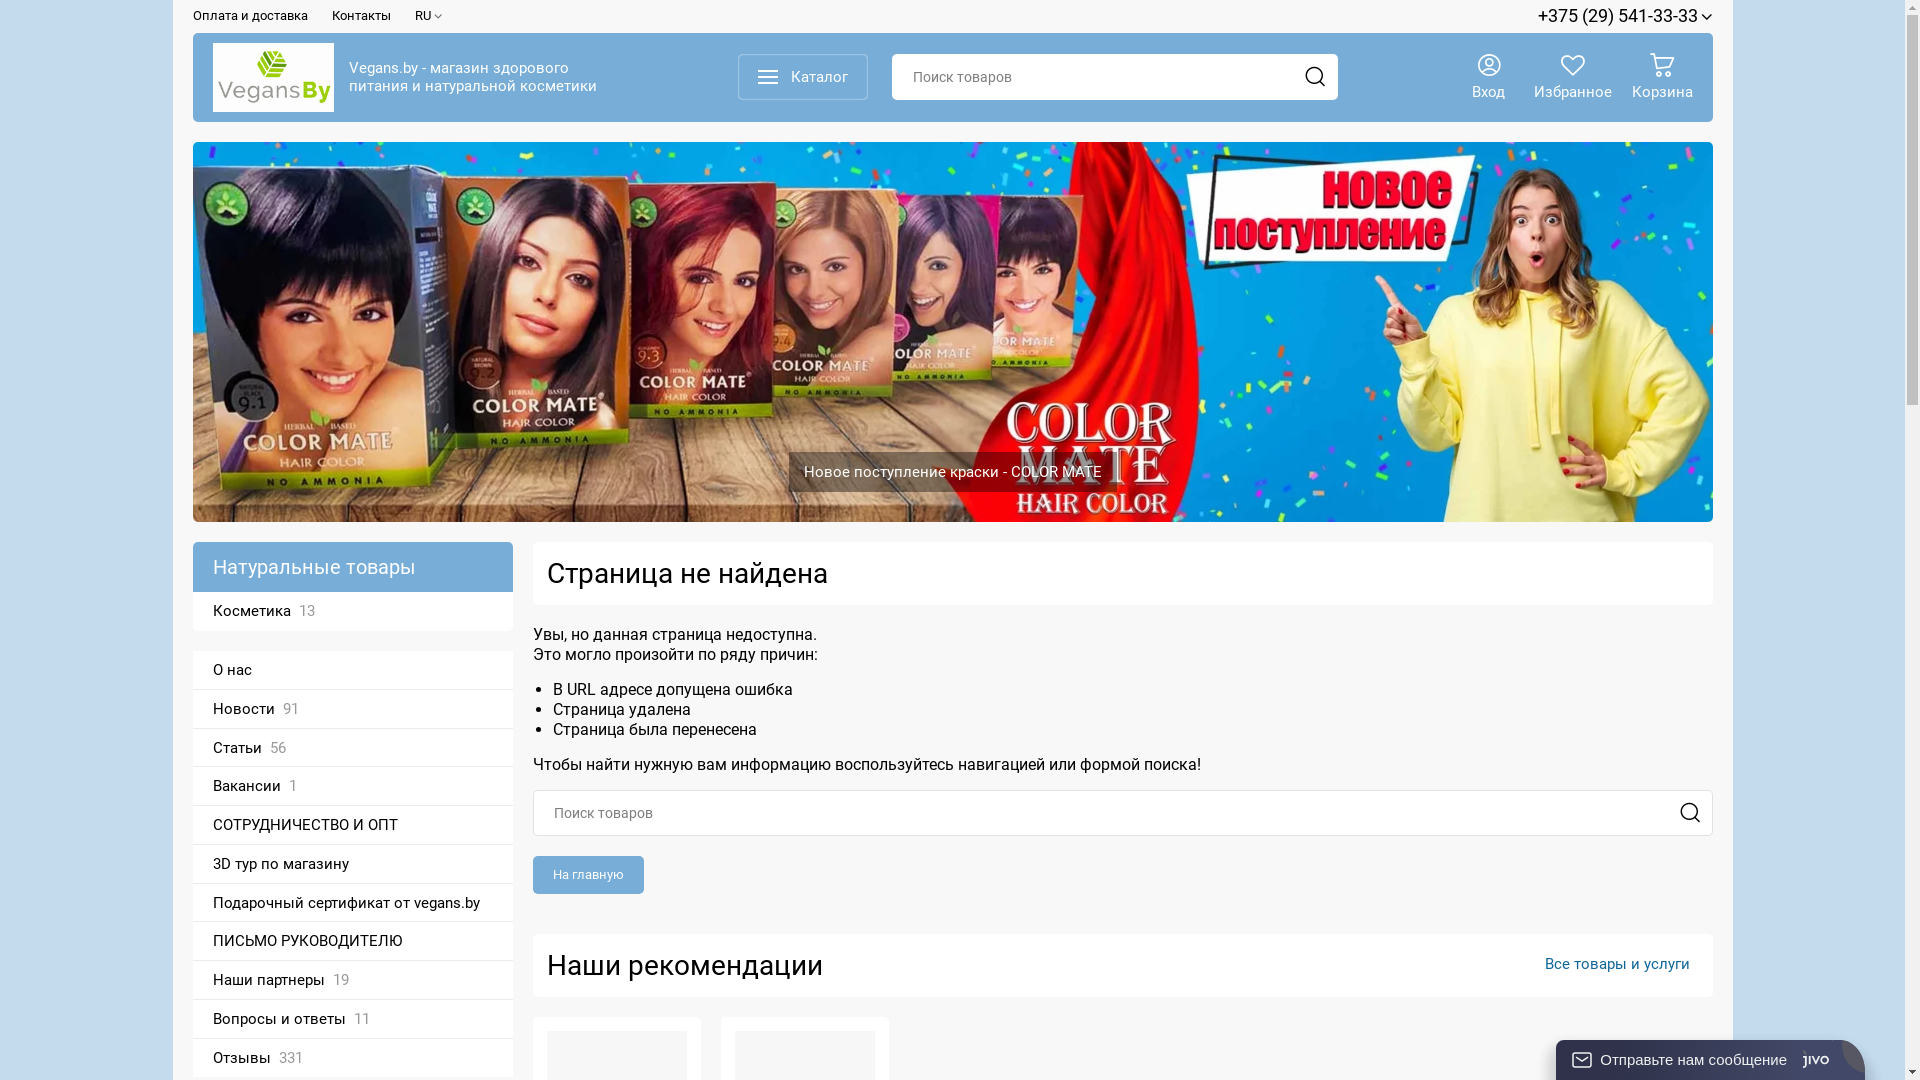  Describe the element at coordinates (426, 15) in the screenshot. I see `'RU'` at that location.